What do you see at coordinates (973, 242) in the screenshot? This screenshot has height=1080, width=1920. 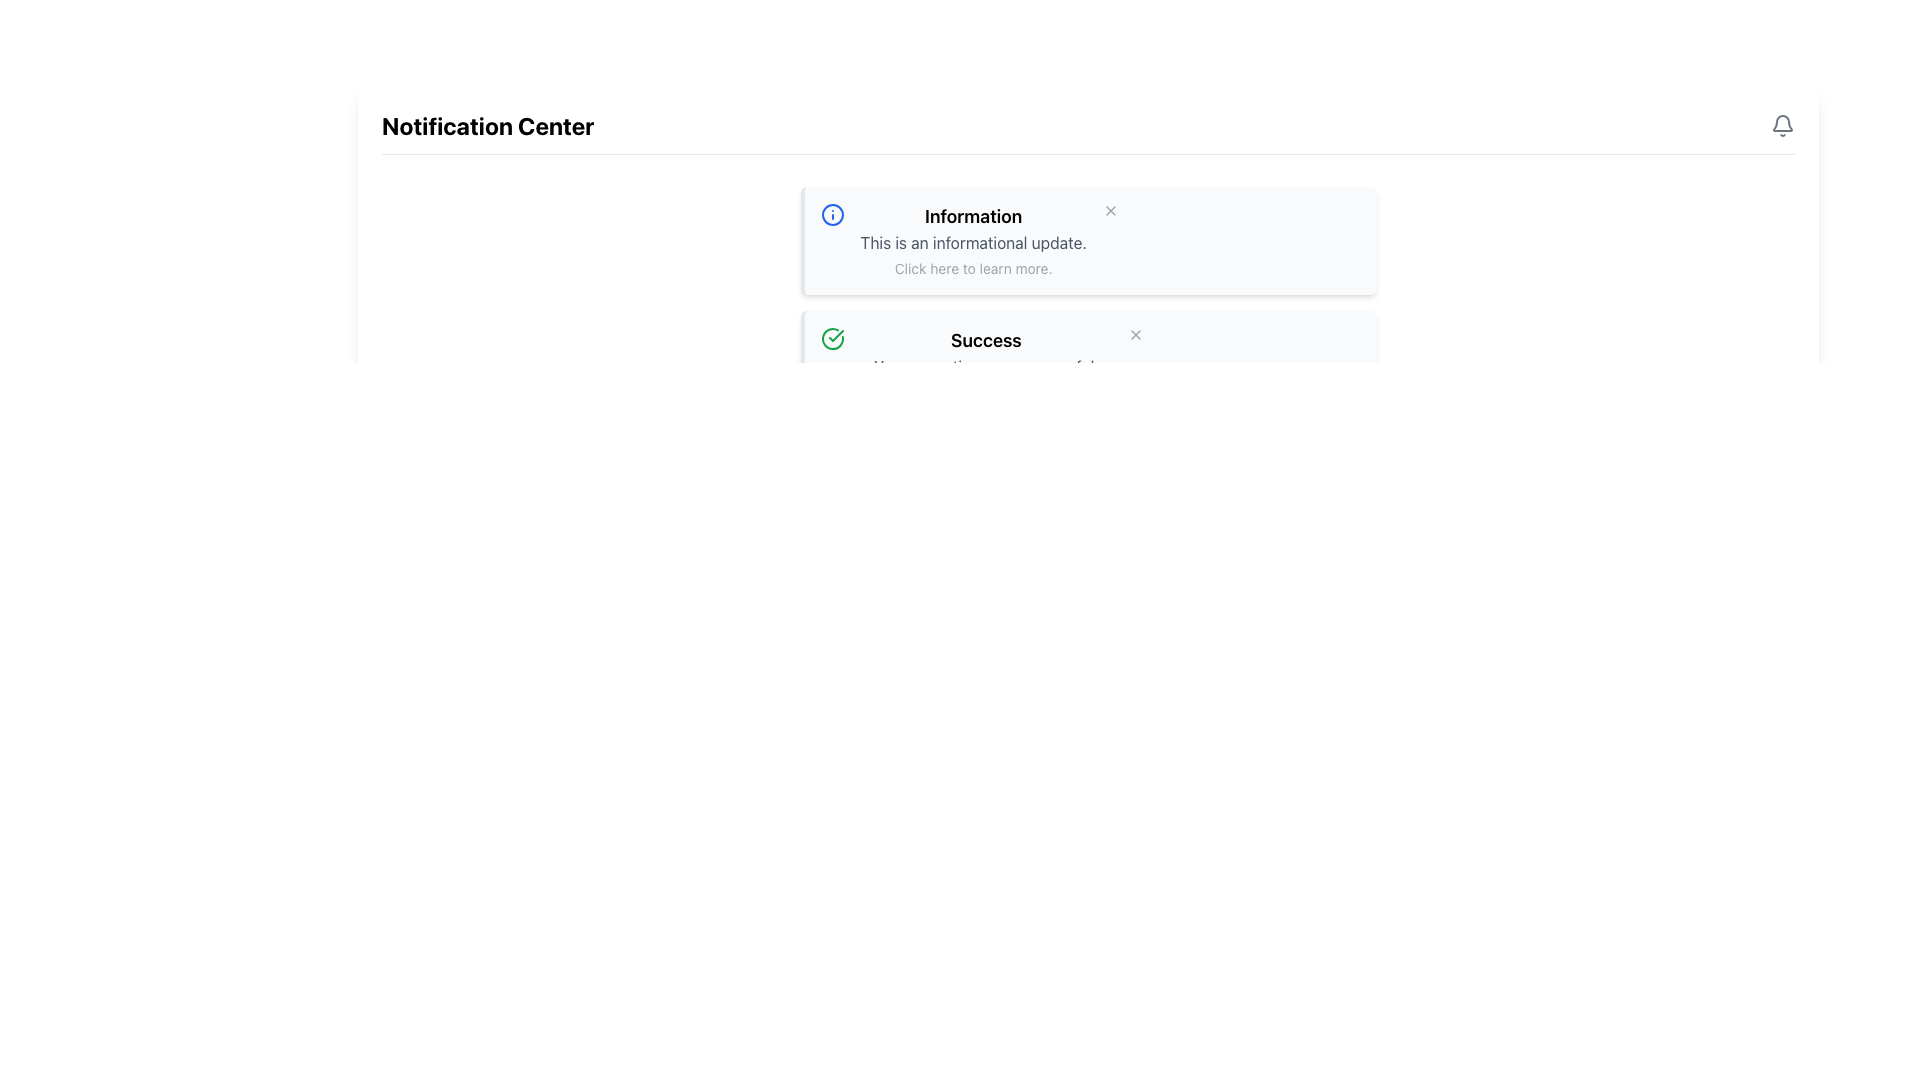 I see `the descriptive text element located below the heading 'Information' and above the text 'Click here to learn more.'` at bounding box center [973, 242].